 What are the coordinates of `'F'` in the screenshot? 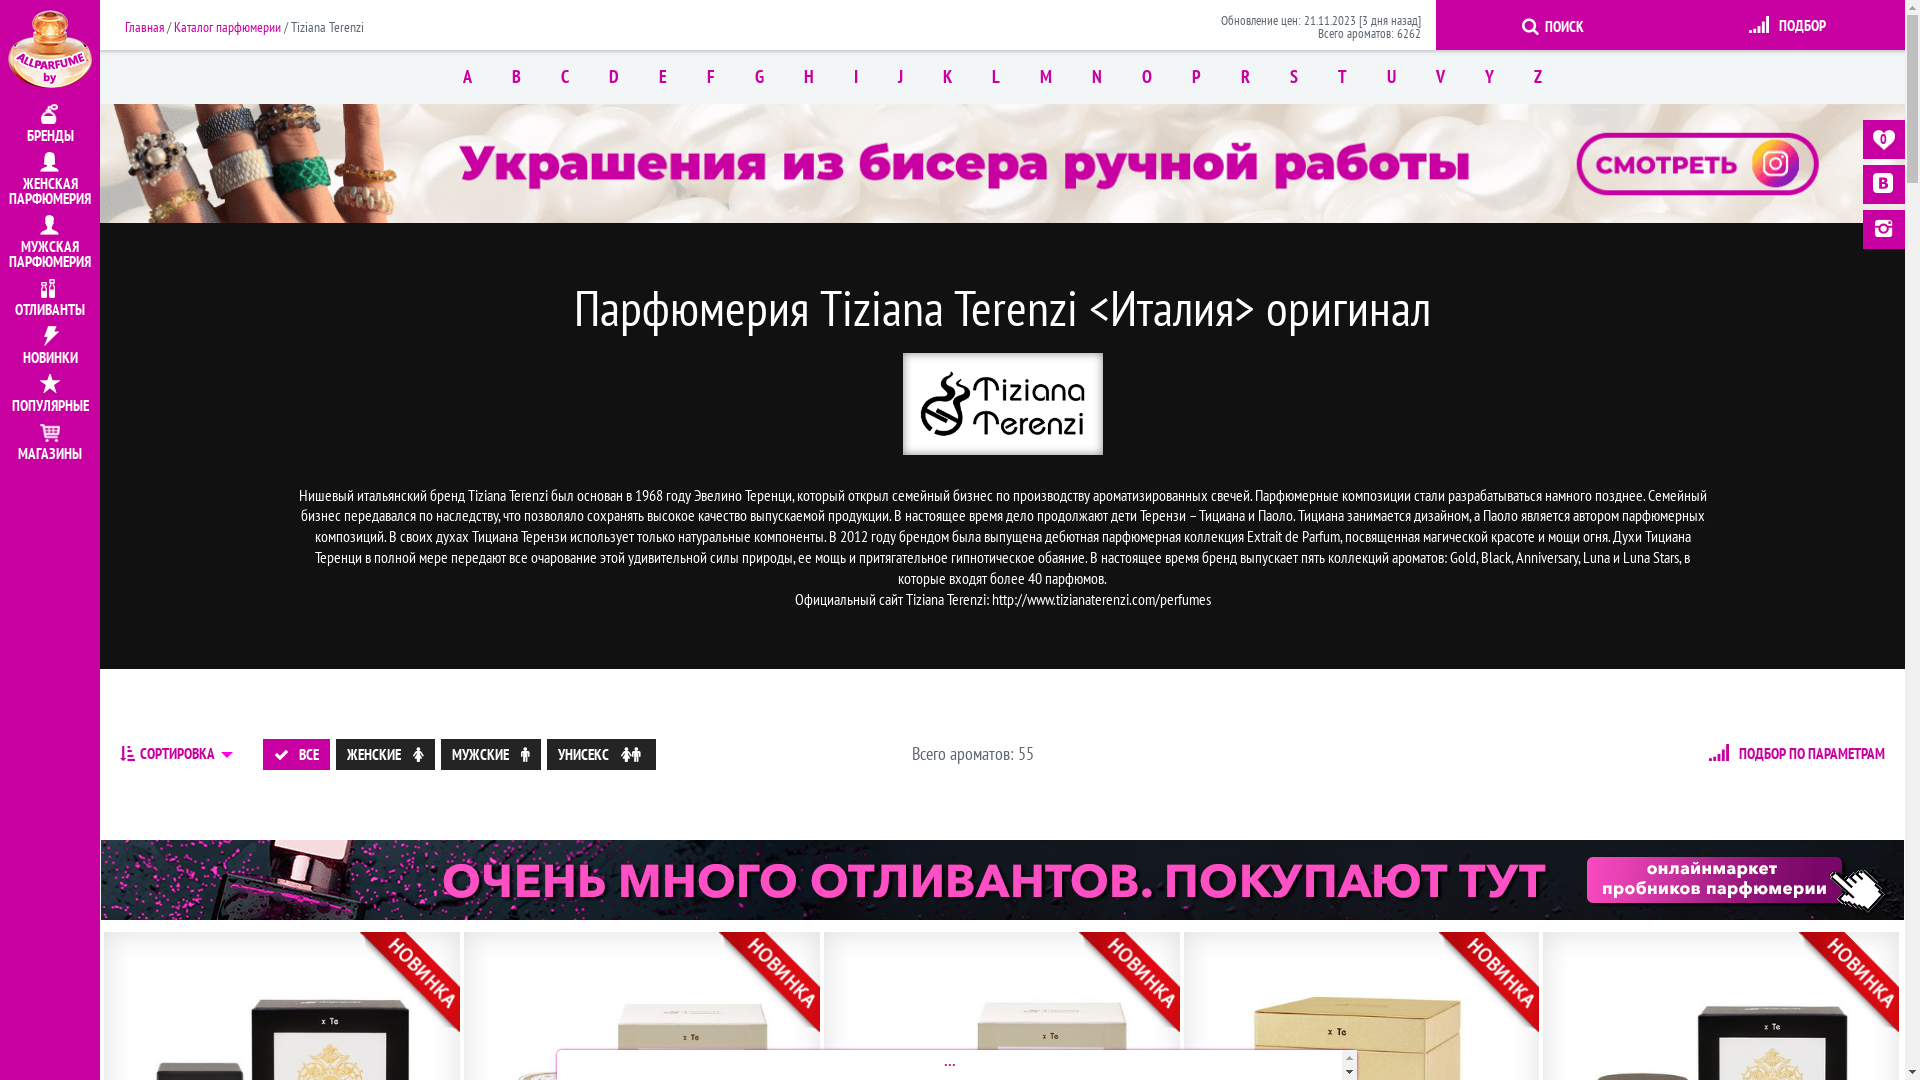 It's located at (710, 76).